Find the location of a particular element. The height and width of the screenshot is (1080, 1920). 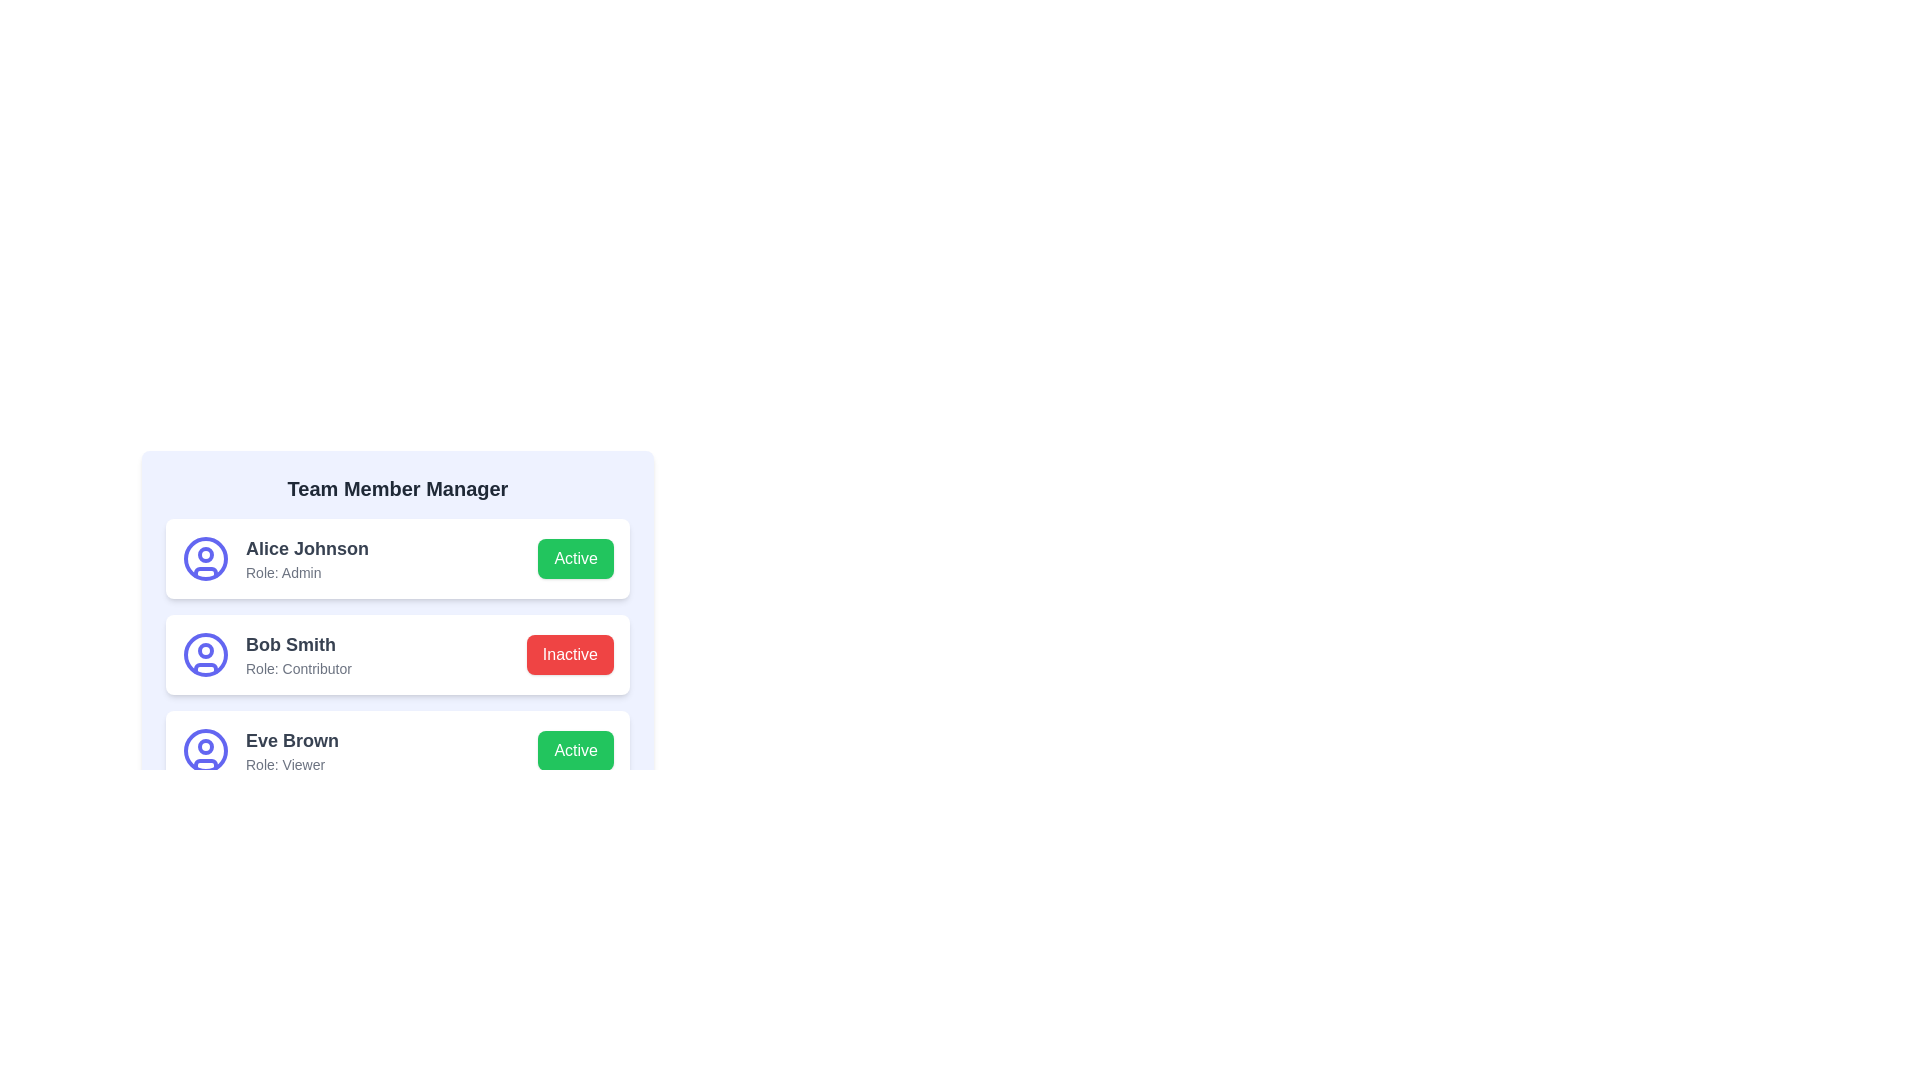

the Text Label displaying 'Role: Viewer', which is located below 'Eve Brown' in the 'Team Member Manager' list entry is located at coordinates (291, 764).